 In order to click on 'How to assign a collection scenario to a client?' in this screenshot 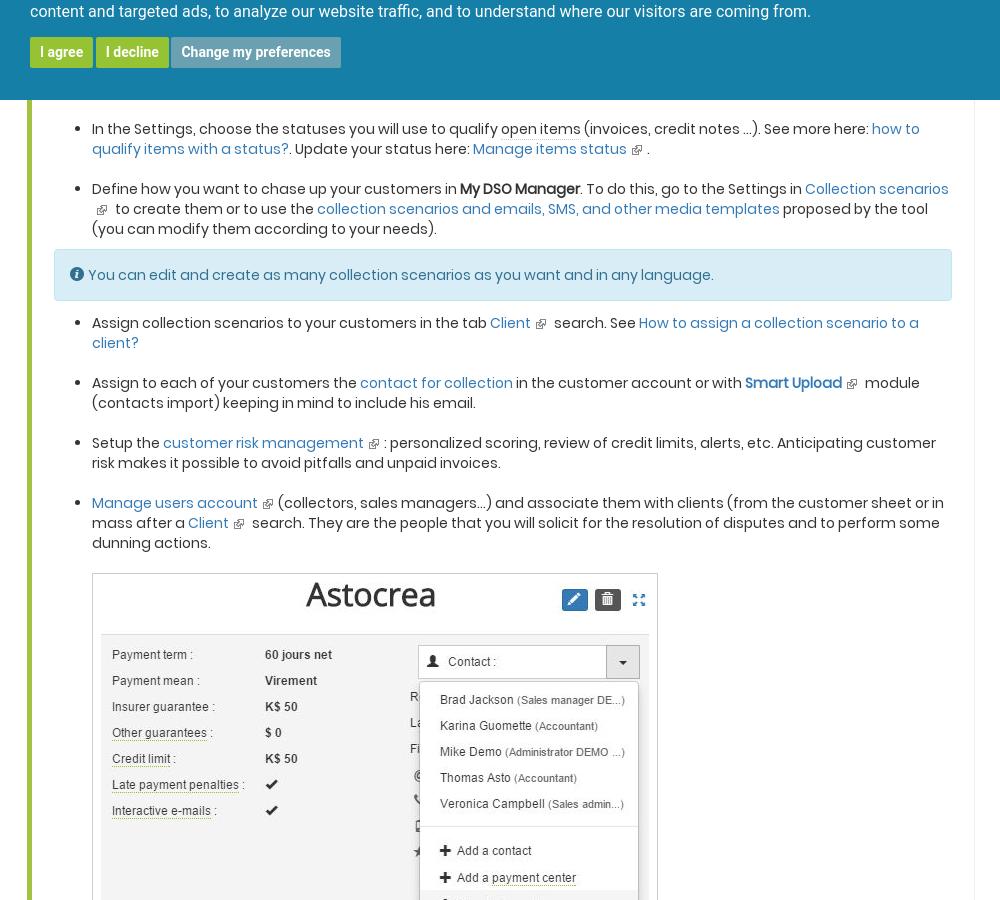, I will do `click(505, 332)`.